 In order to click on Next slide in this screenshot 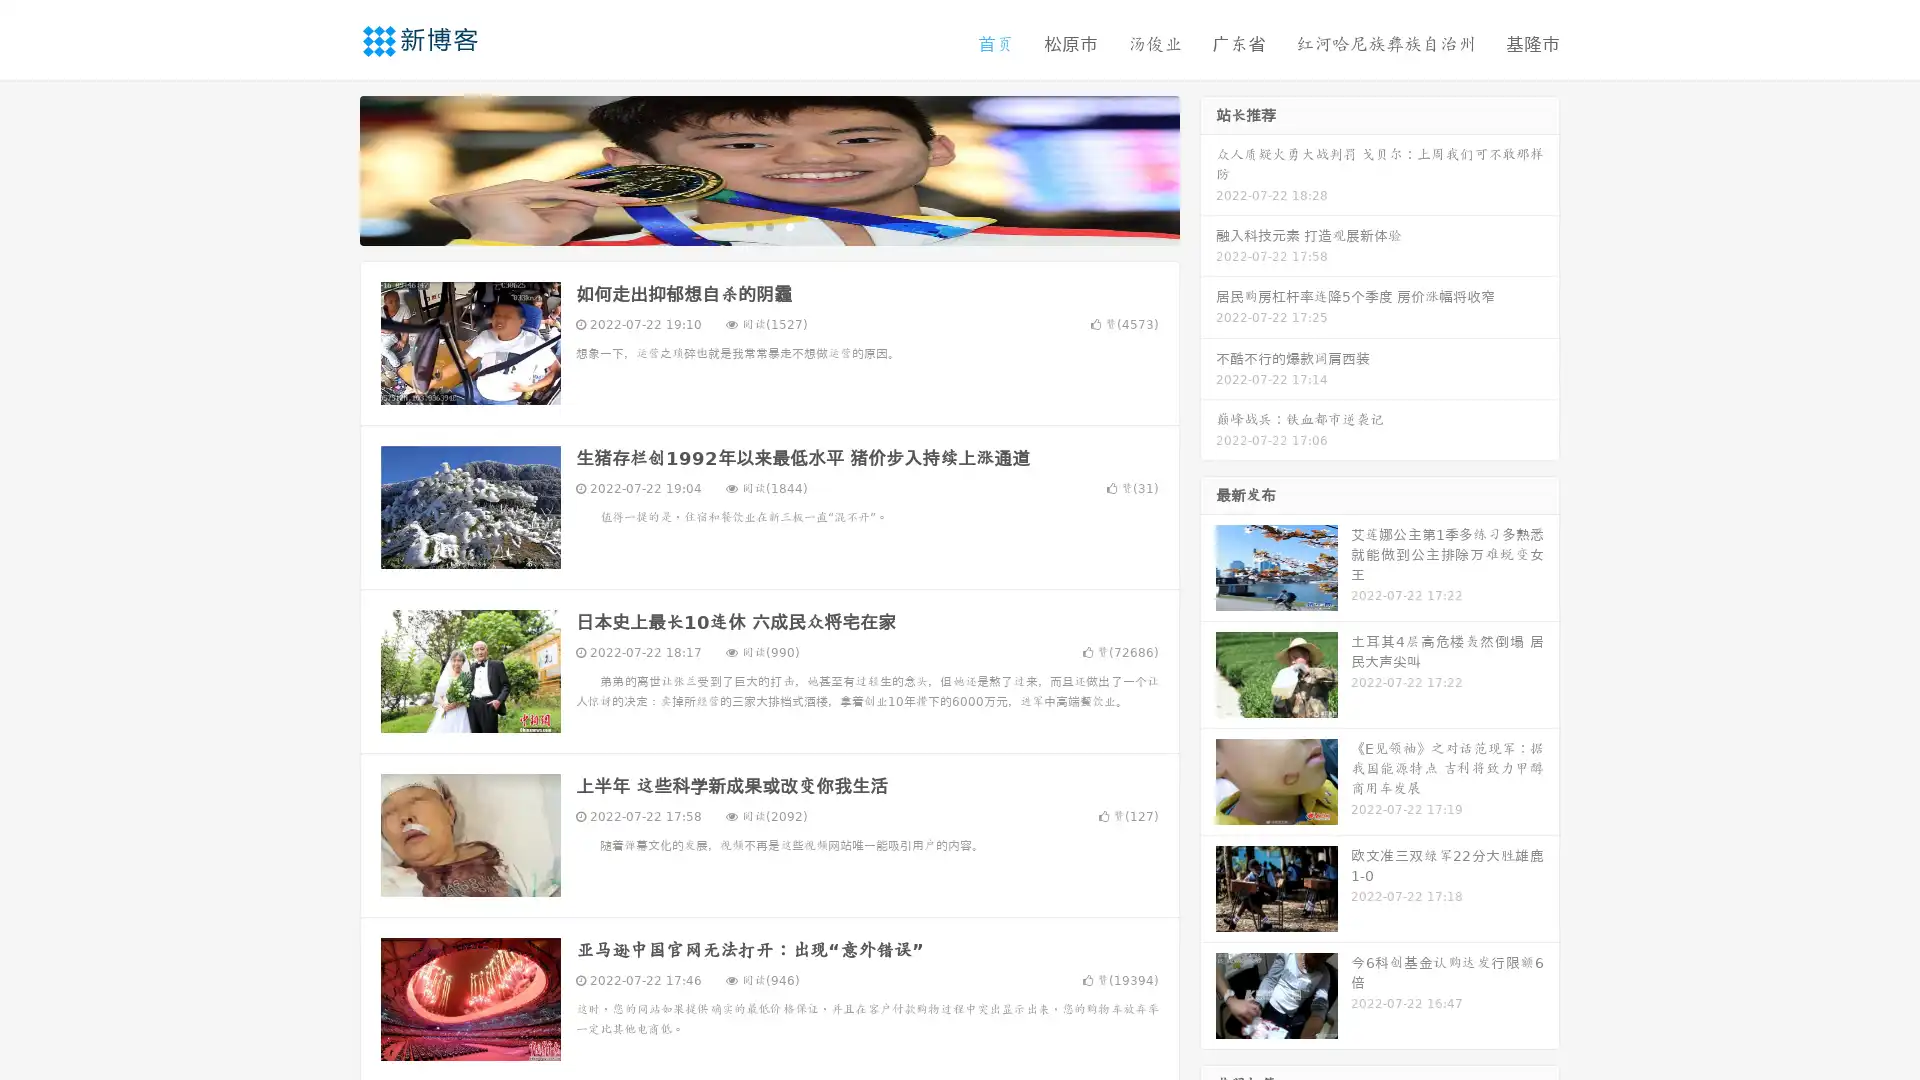, I will do `click(1208, 168)`.